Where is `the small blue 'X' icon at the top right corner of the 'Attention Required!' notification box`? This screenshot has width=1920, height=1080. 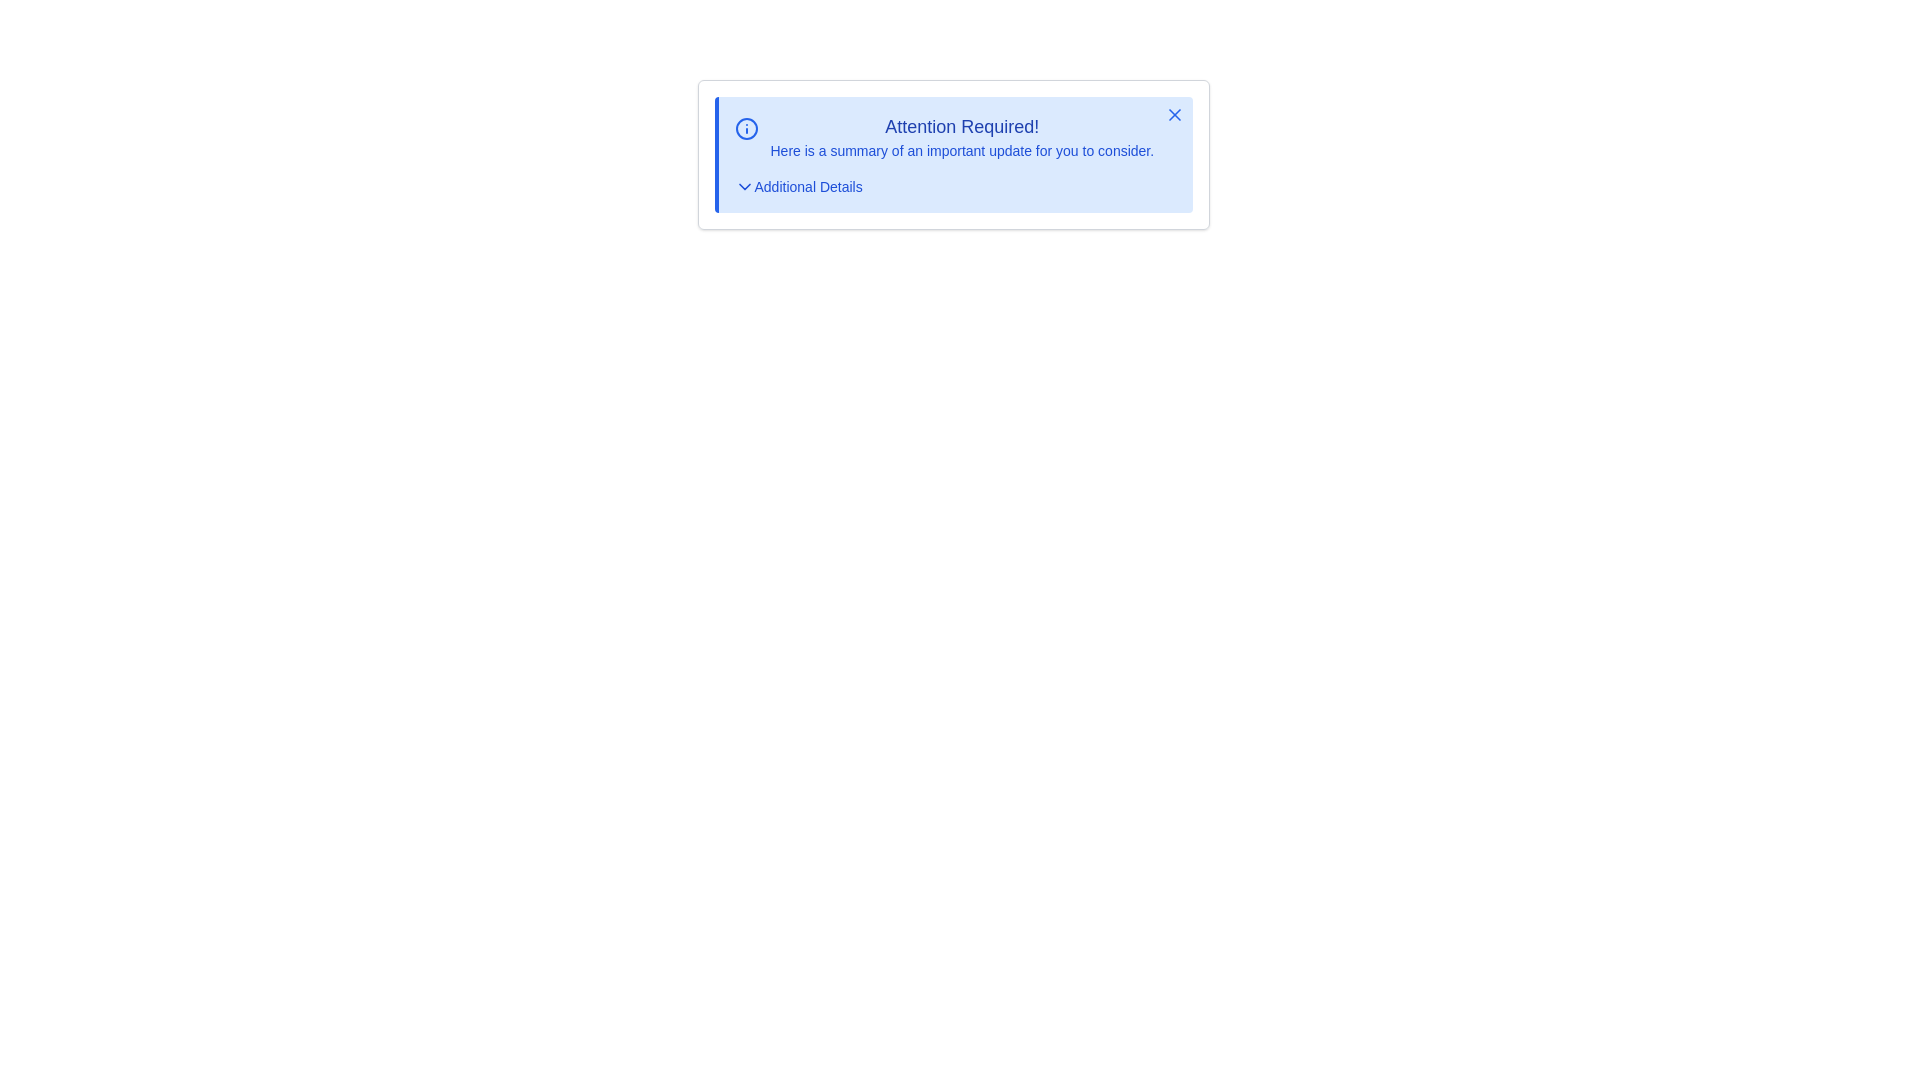 the small blue 'X' icon at the top right corner of the 'Attention Required!' notification box is located at coordinates (1174, 115).